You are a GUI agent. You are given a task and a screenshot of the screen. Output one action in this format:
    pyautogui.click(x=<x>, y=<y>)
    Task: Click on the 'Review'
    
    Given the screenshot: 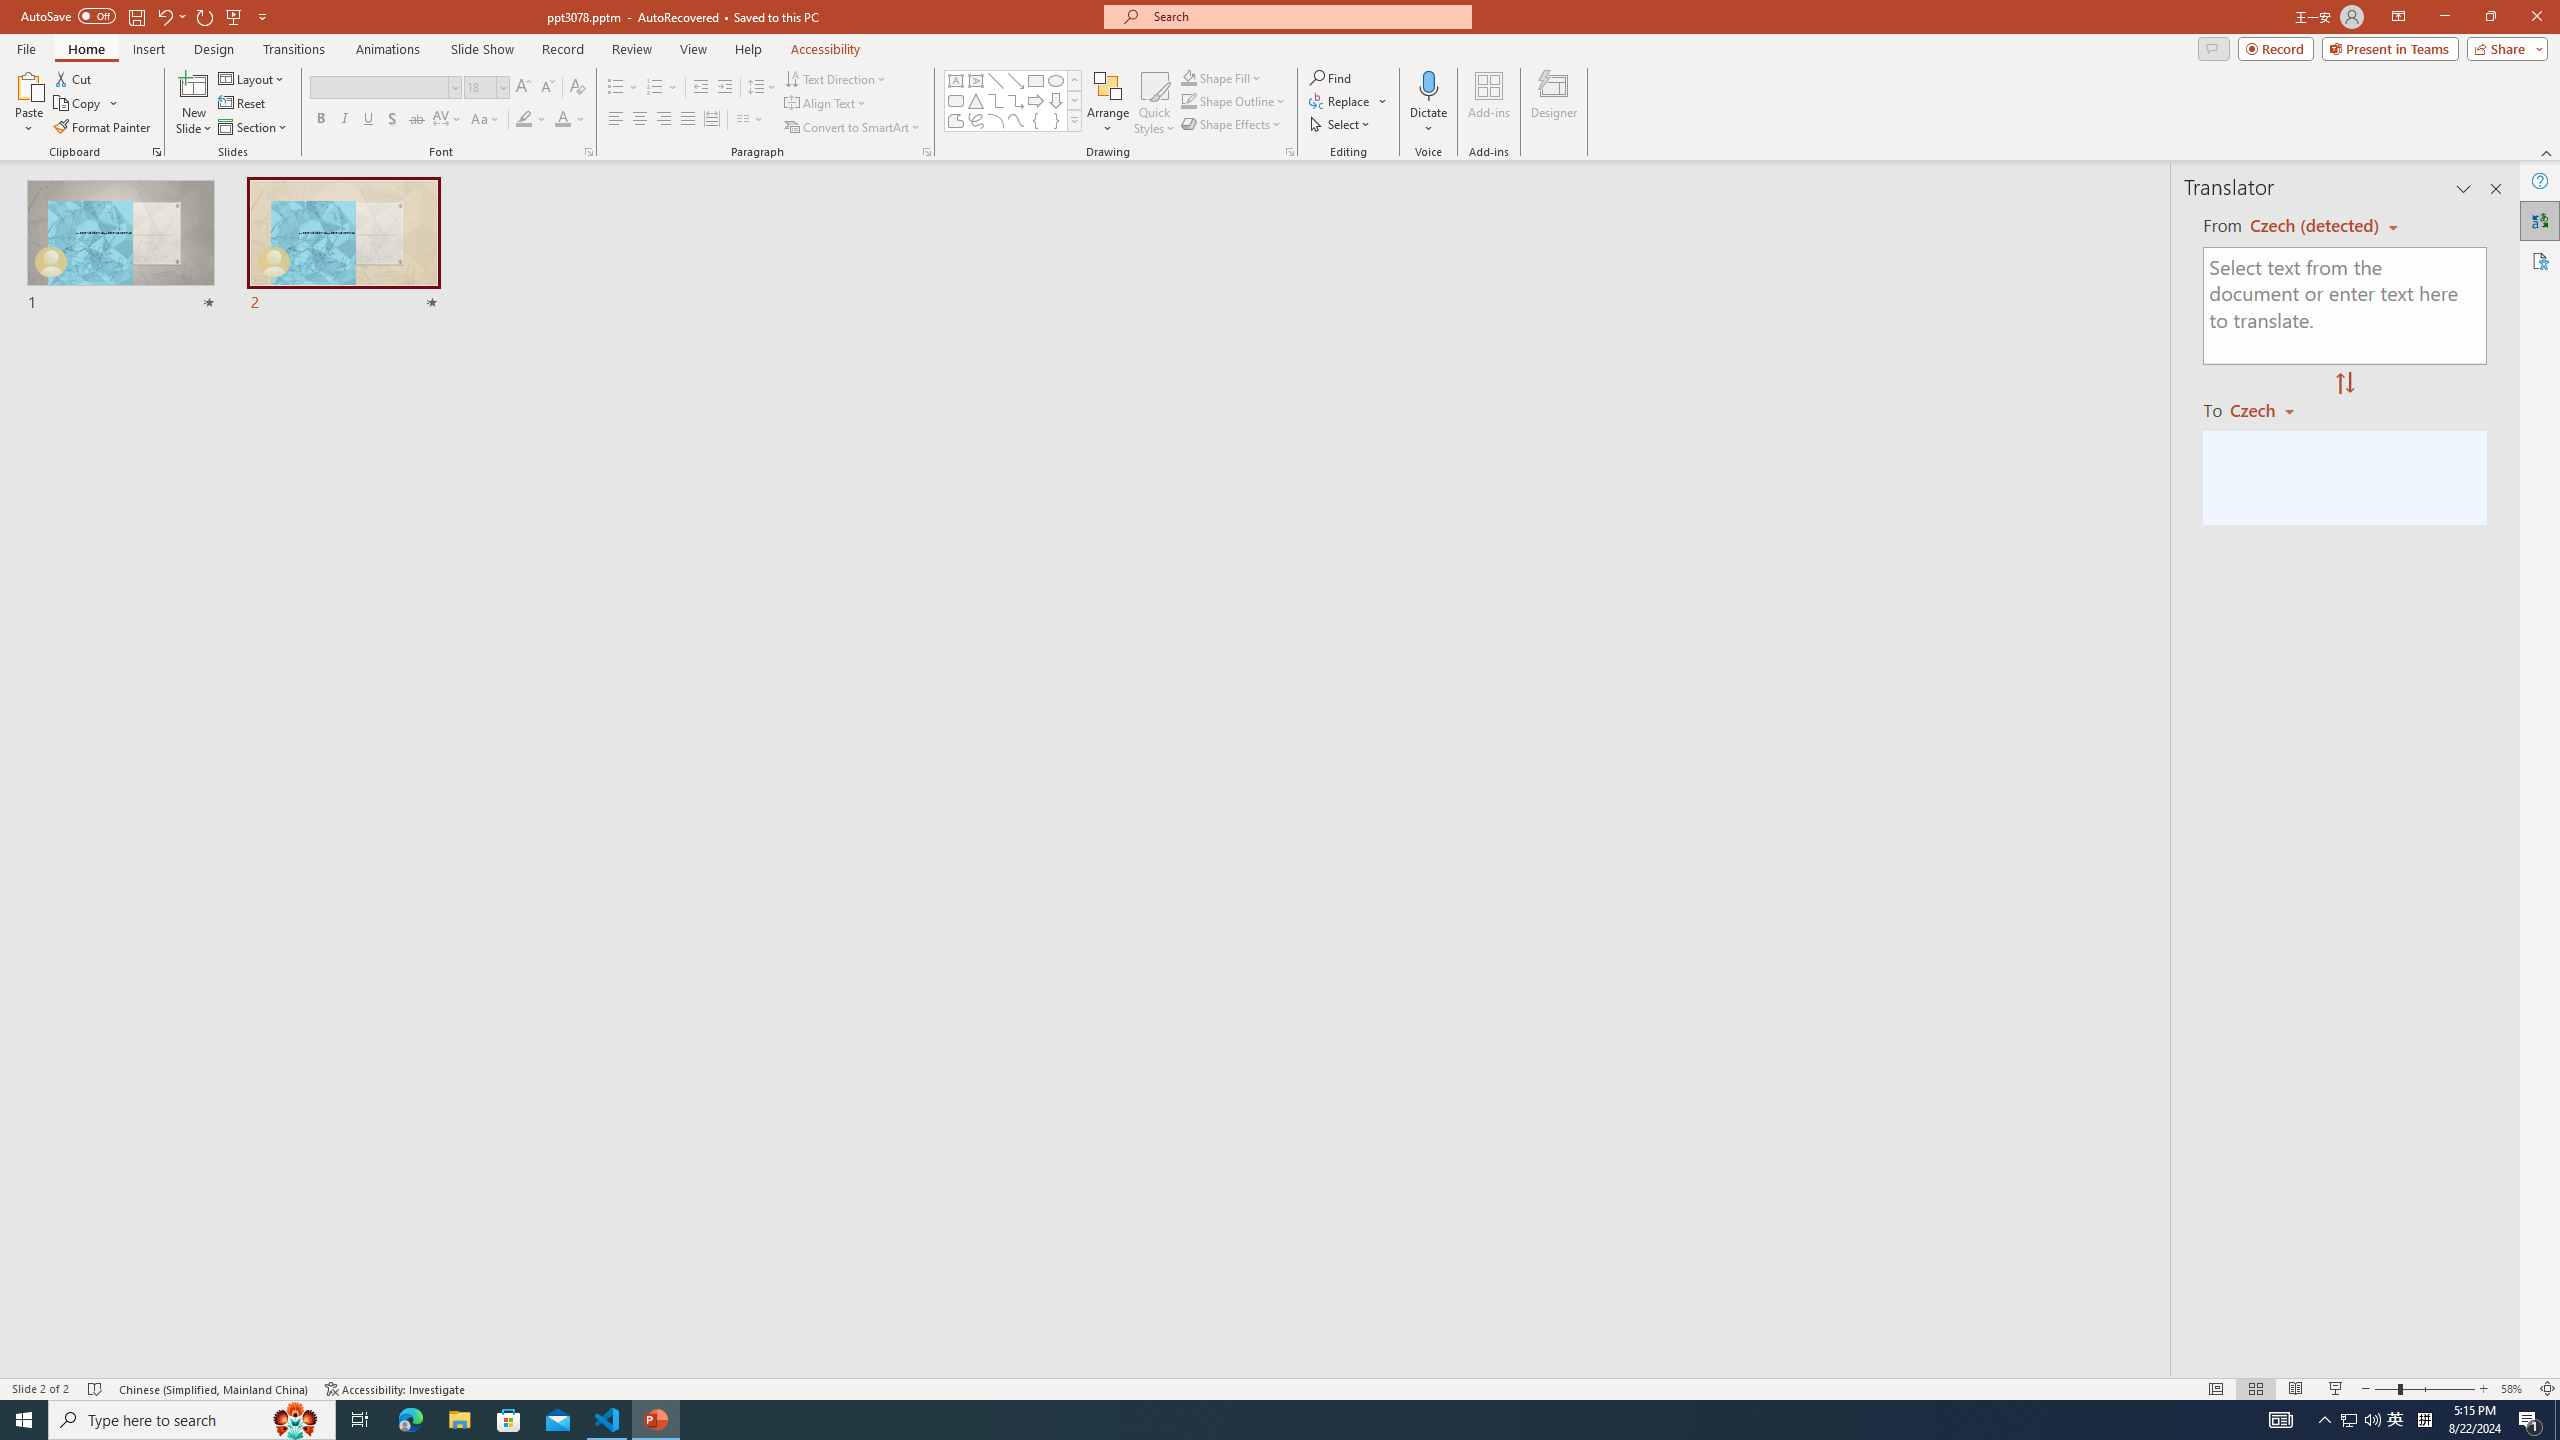 What is the action you would take?
    pyautogui.click(x=631, y=49)
    